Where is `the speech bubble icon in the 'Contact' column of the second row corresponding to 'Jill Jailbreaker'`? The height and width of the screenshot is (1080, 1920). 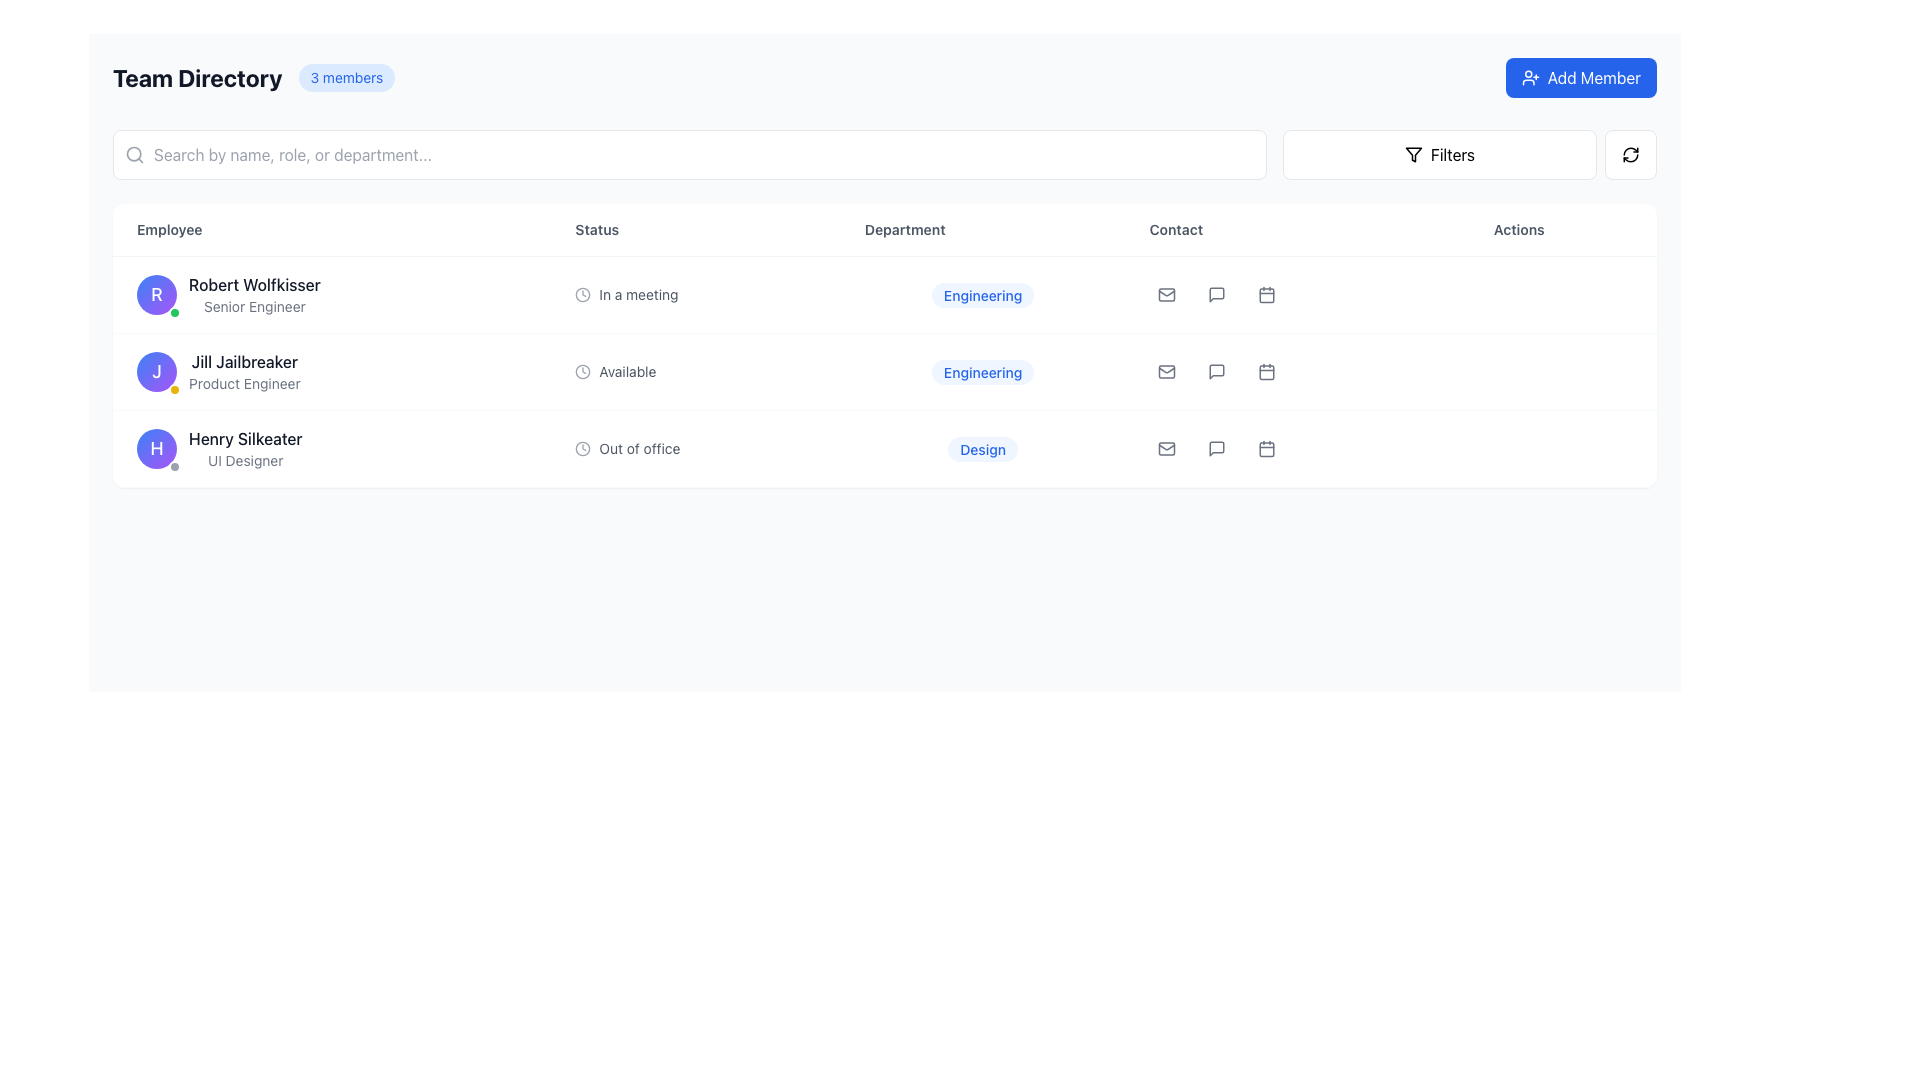 the speech bubble icon in the 'Contact' column of the second row corresponding to 'Jill Jailbreaker' is located at coordinates (1215, 371).